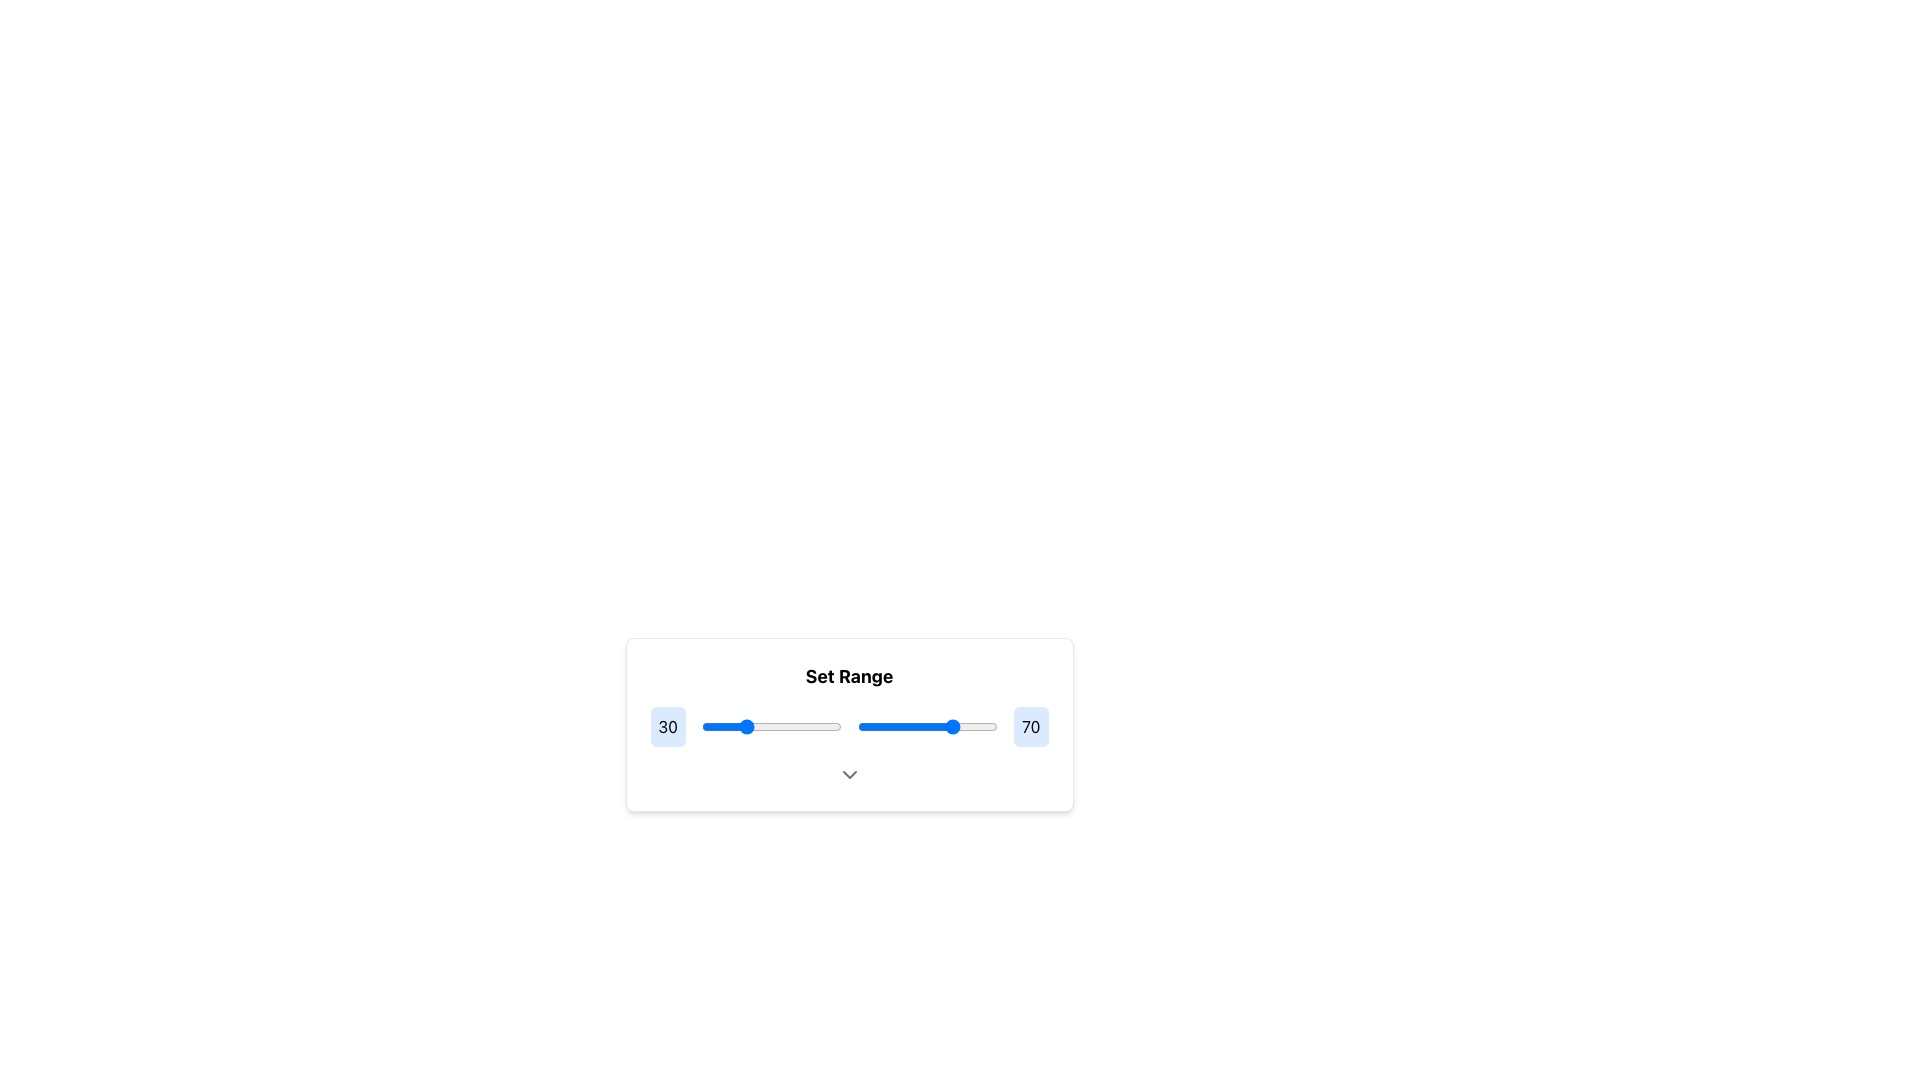 Image resolution: width=1920 pixels, height=1080 pixels. Describe the element at coordinates (927, 726) in the screenshot. I see `the second range slider to fine-adjust the value between 0 and 100` at that location.